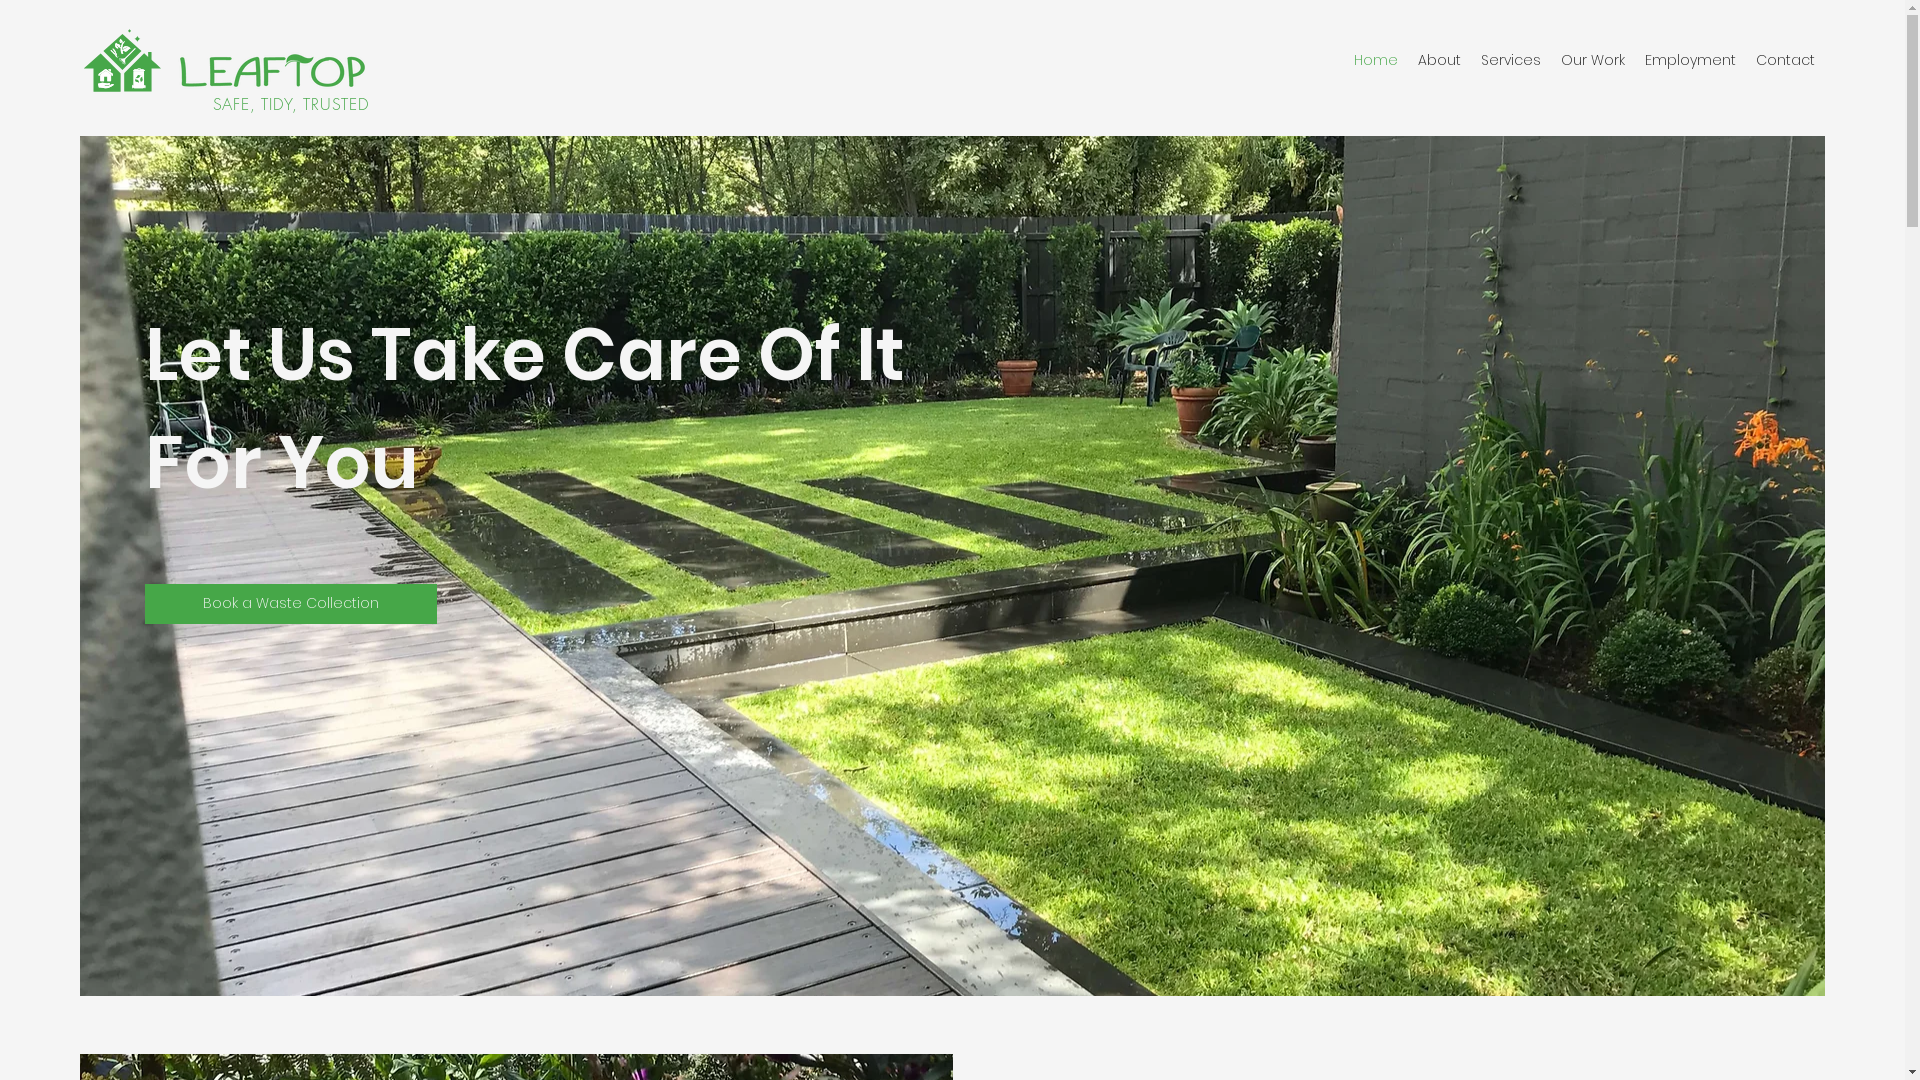 This screenshot has height=1080, width=1920. What do you see at coordinates (1745, 59) in the screenshot?
I see `'Contact'` at bounding box center [1745, 59].